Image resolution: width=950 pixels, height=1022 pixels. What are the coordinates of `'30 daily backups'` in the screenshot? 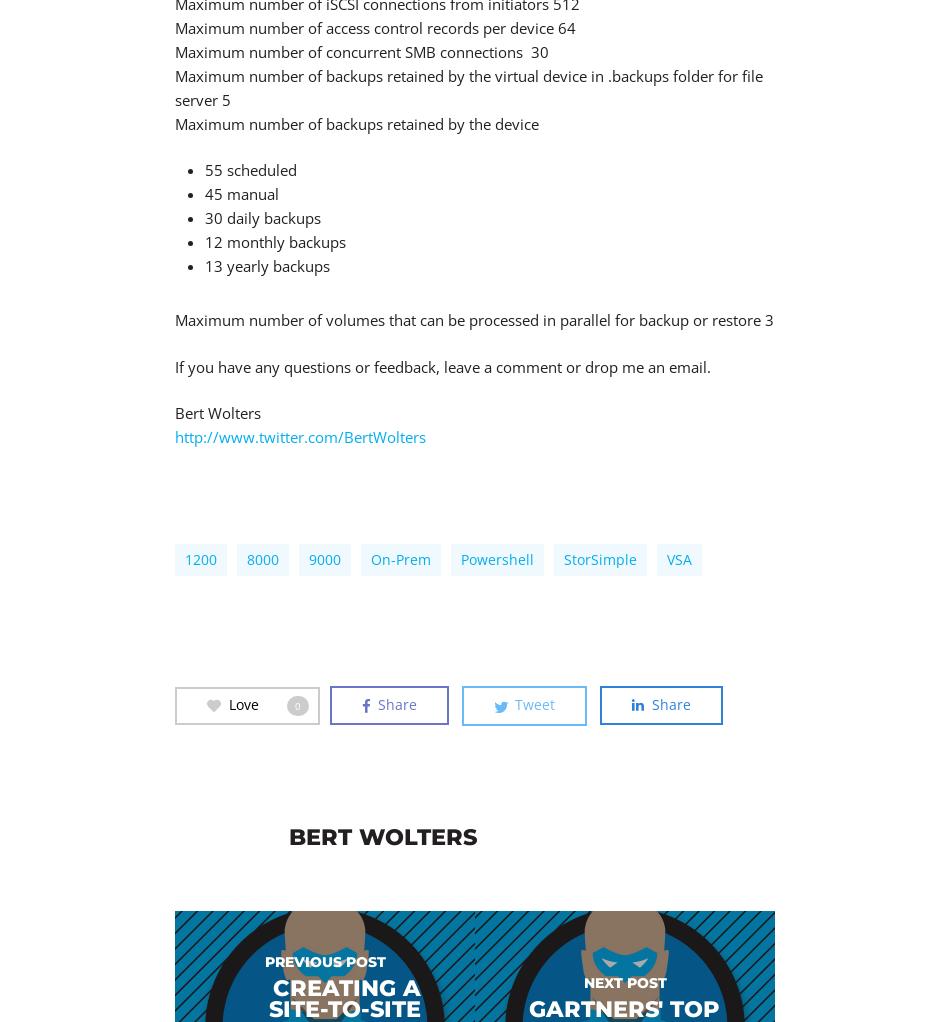 It's located at (261, 217).